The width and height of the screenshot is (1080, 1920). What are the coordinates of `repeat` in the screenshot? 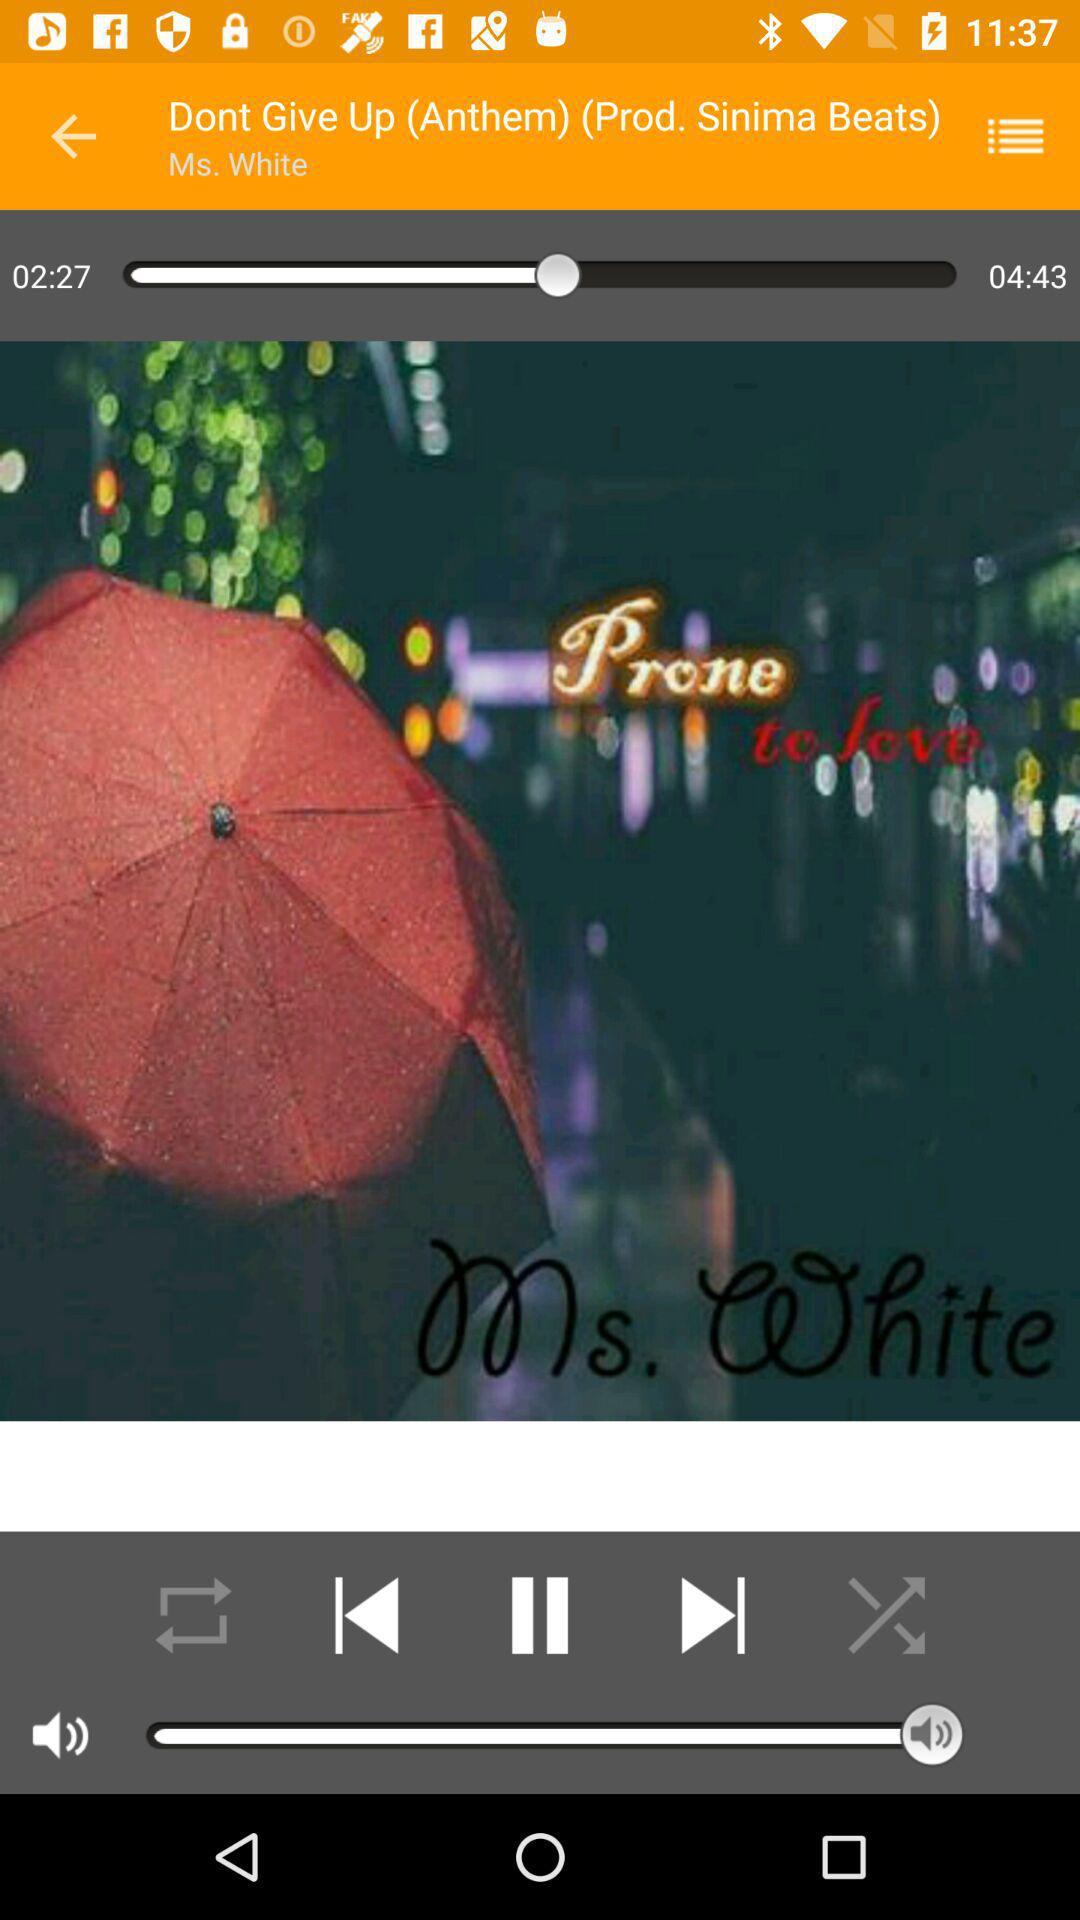 It's located at (193, 1615).